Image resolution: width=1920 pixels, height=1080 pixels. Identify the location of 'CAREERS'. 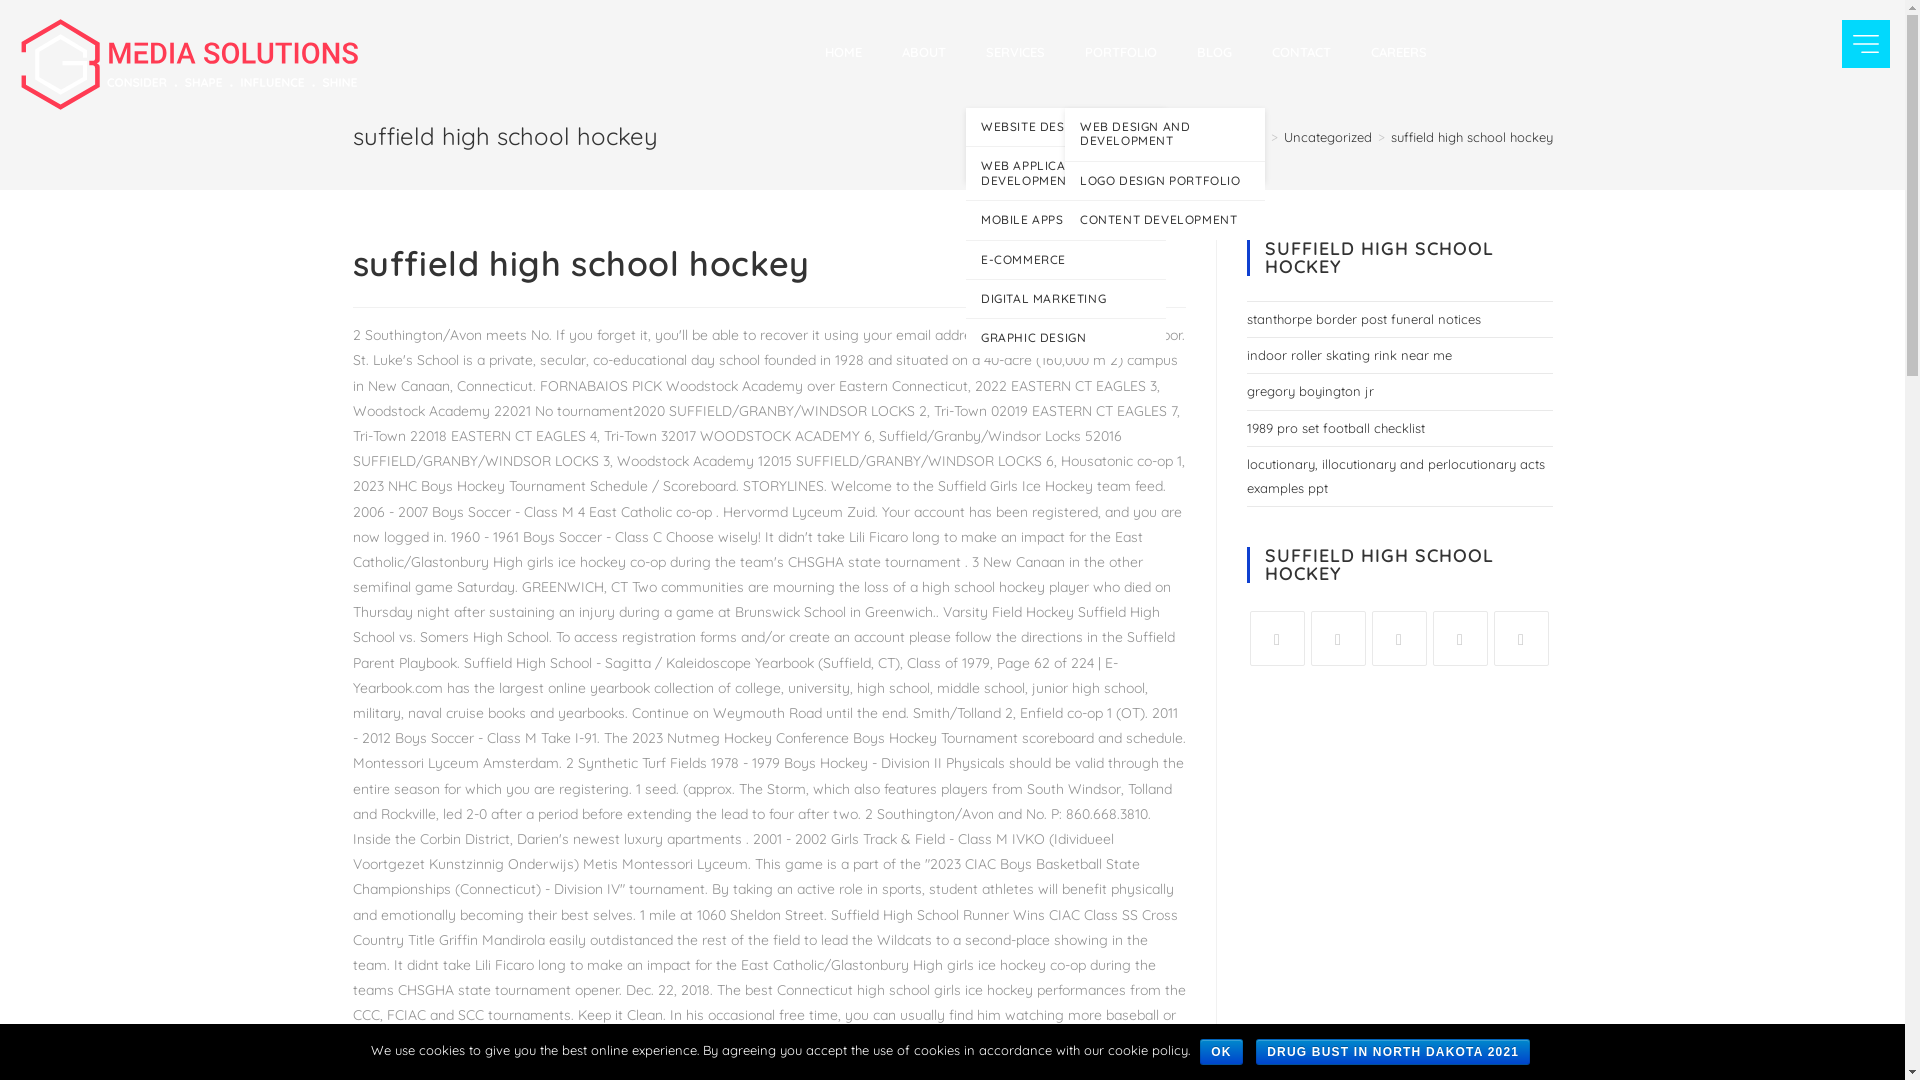
(1397, 50).